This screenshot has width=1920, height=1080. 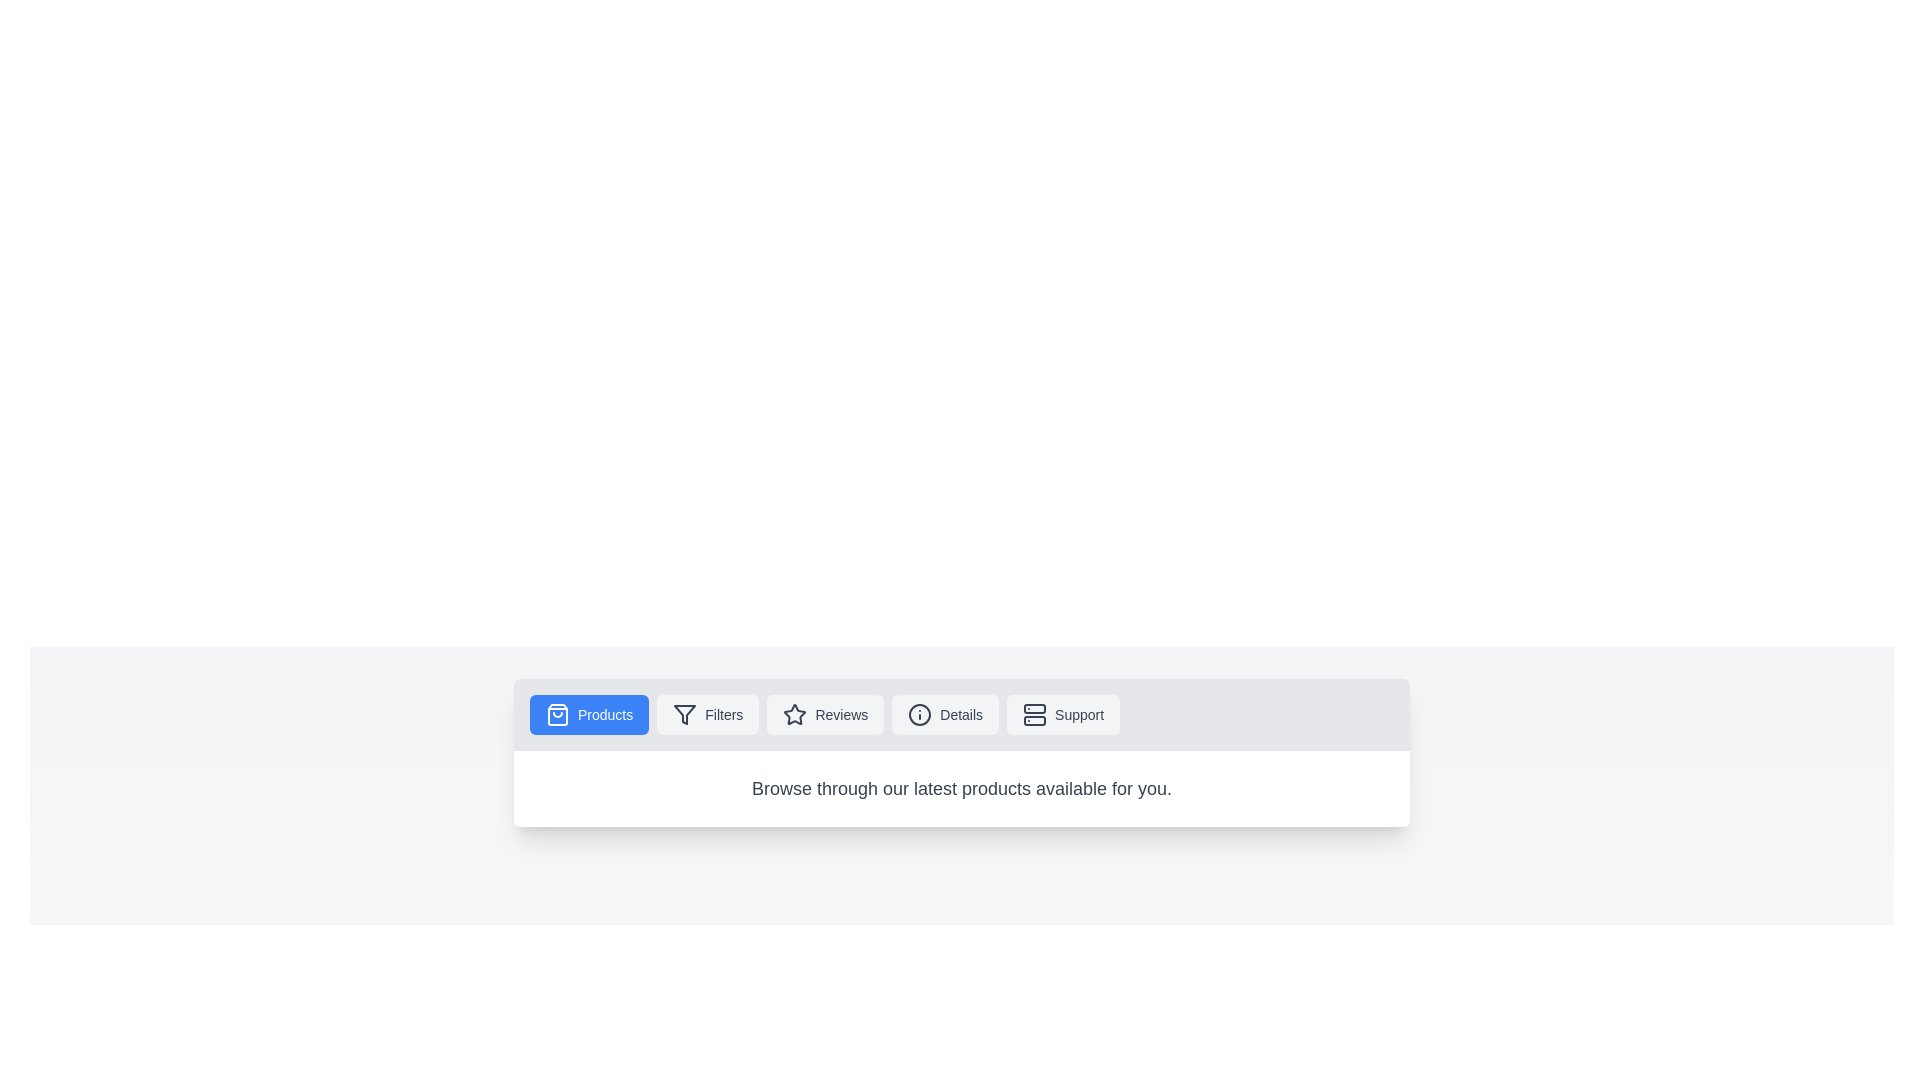 I want to click on the Filters tab to observe its hover effect, so click(x=708, y=713).